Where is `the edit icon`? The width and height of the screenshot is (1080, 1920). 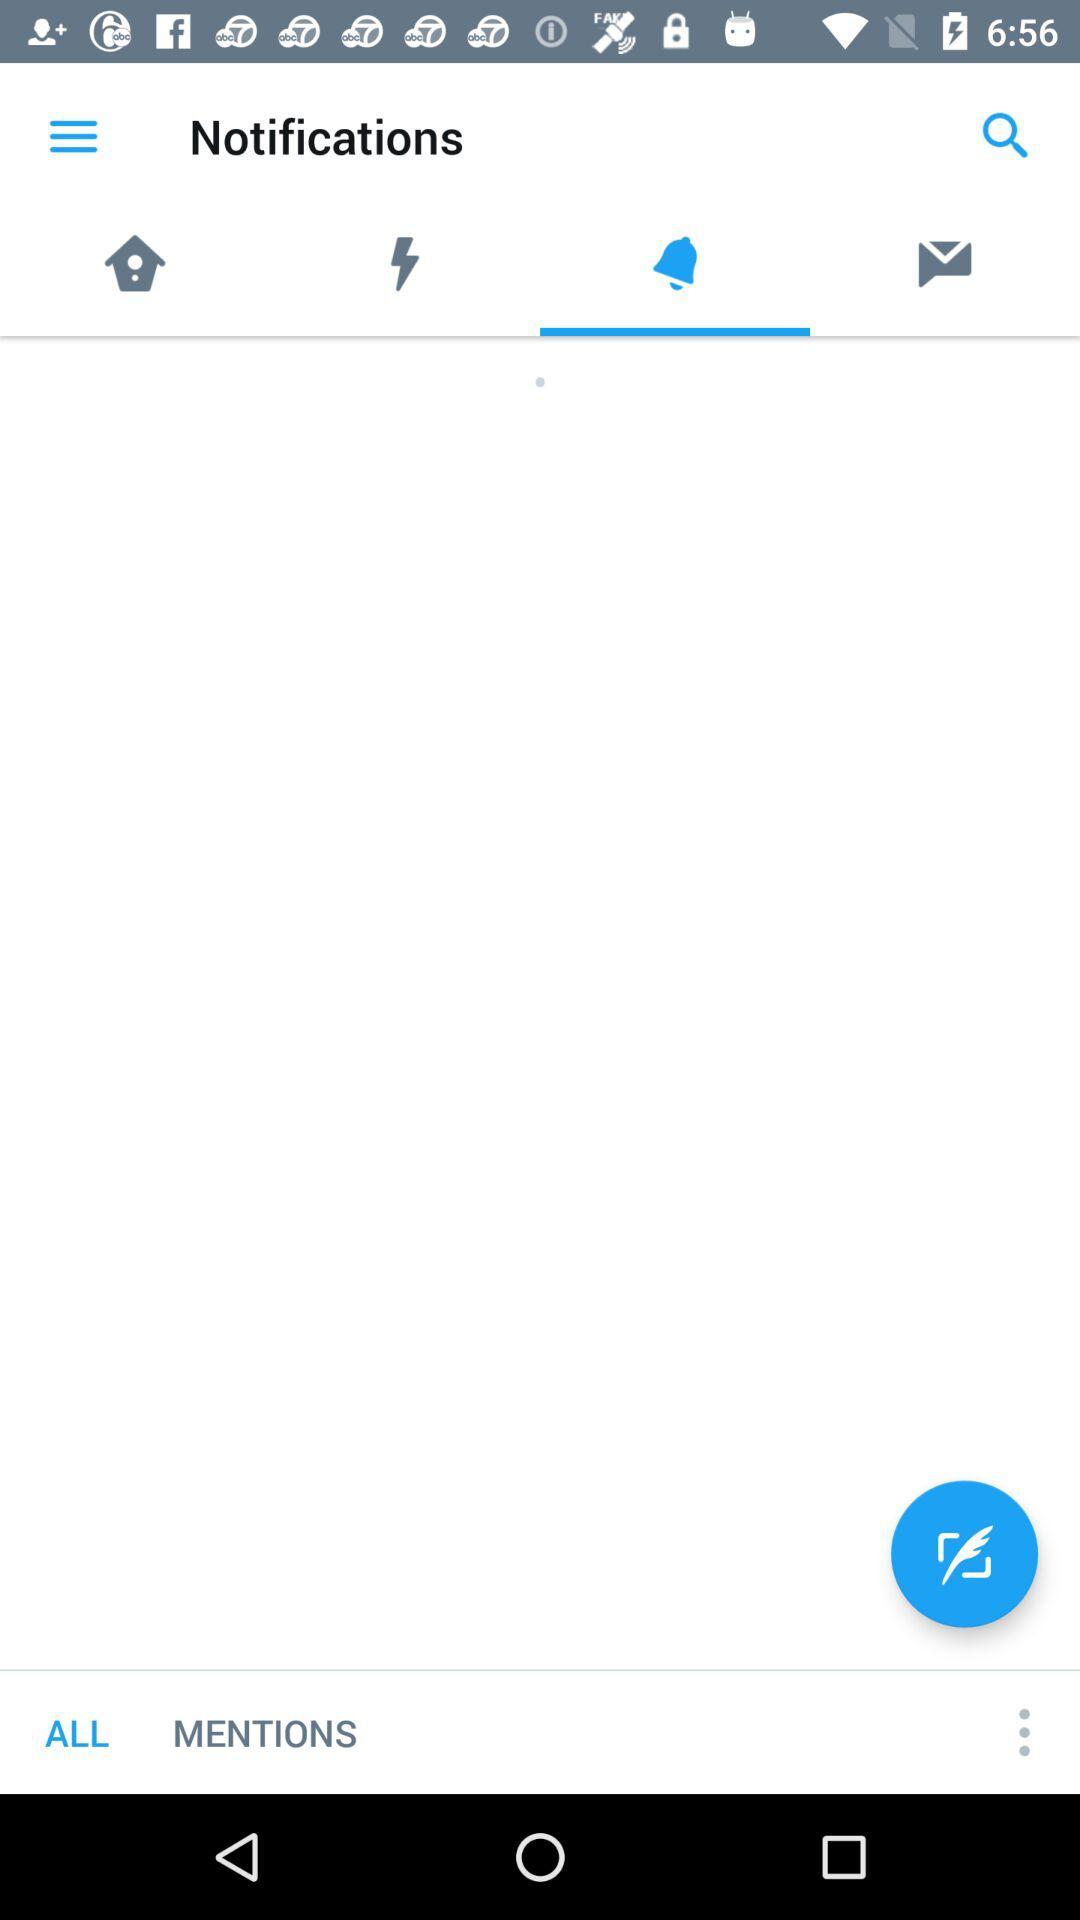 the edit icon is located at coordinates (963, 1553).